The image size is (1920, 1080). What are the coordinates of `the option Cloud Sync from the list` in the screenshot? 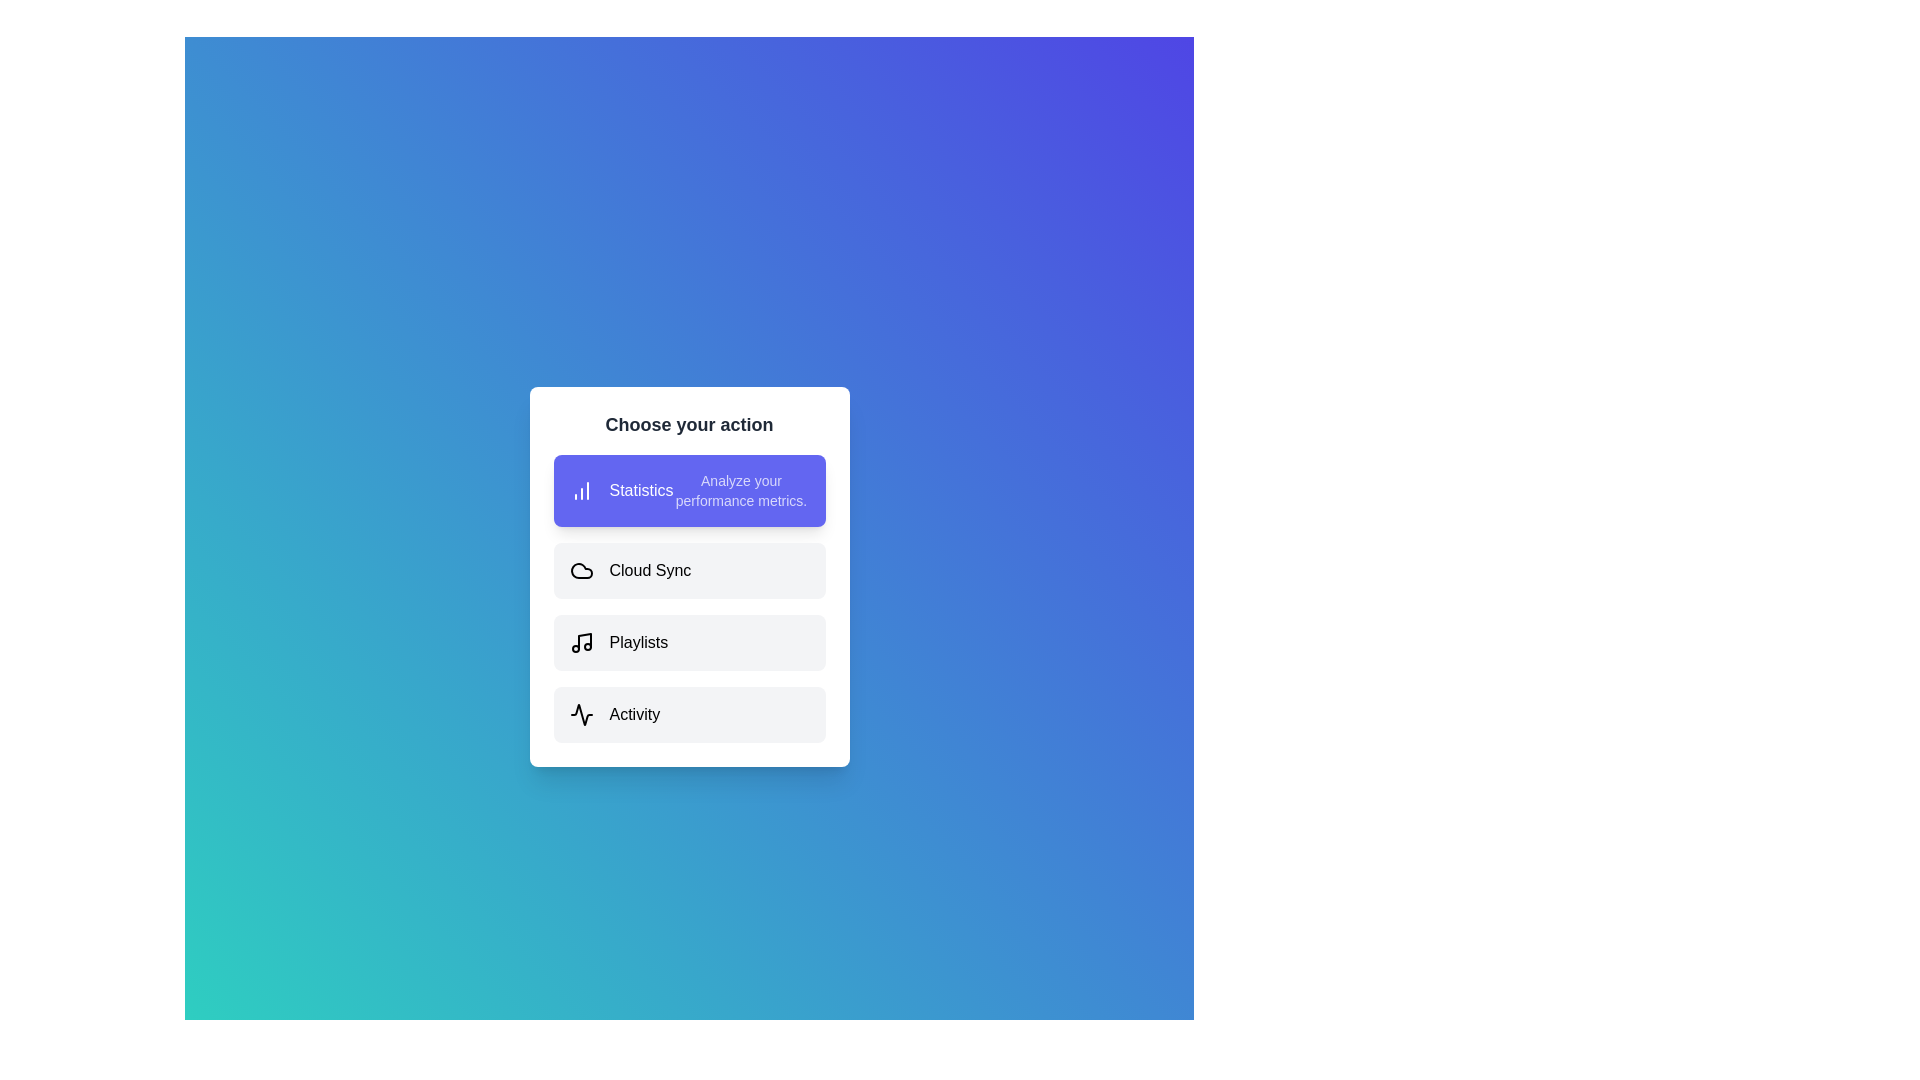 It's located at (689, 570).